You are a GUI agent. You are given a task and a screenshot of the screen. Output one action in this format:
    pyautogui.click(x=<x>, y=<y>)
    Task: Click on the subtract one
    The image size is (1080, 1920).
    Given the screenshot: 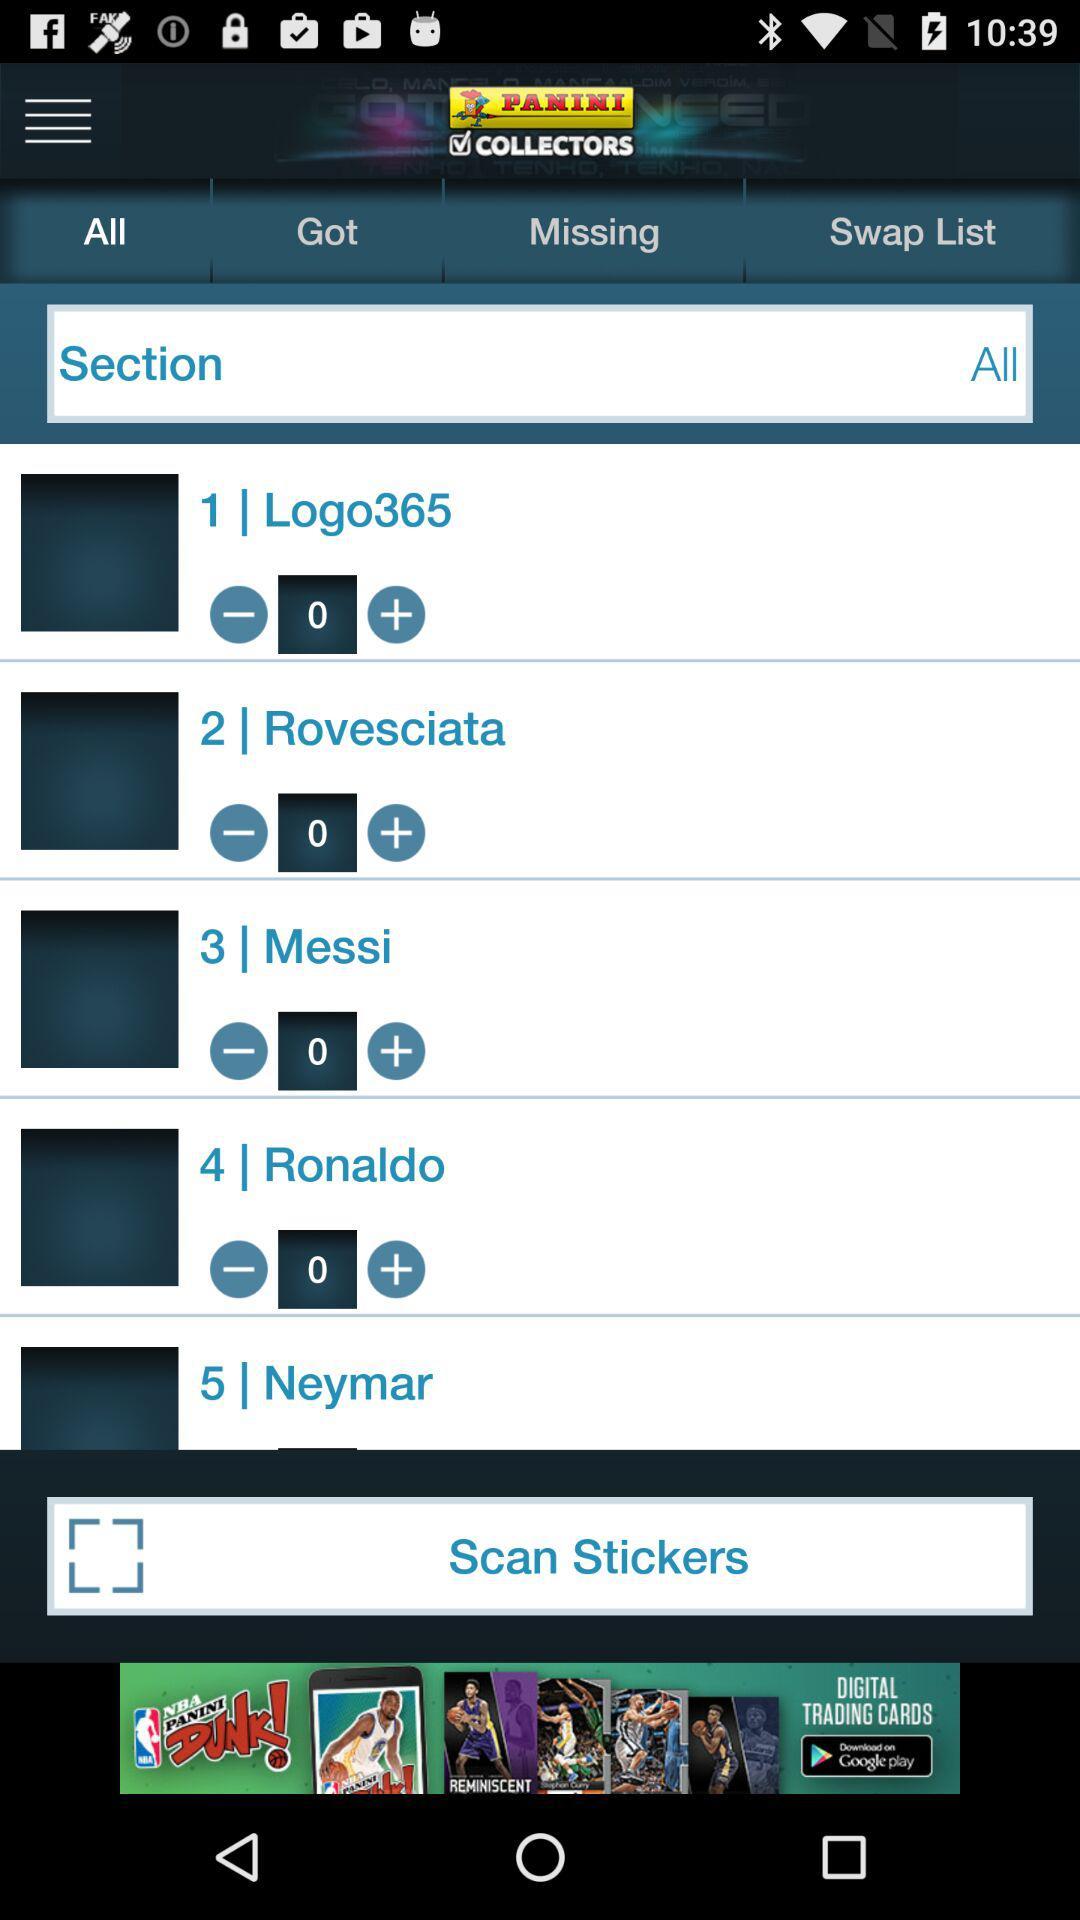 What is the action you would take?
    pyautogui.click(x=237, y=613)
    